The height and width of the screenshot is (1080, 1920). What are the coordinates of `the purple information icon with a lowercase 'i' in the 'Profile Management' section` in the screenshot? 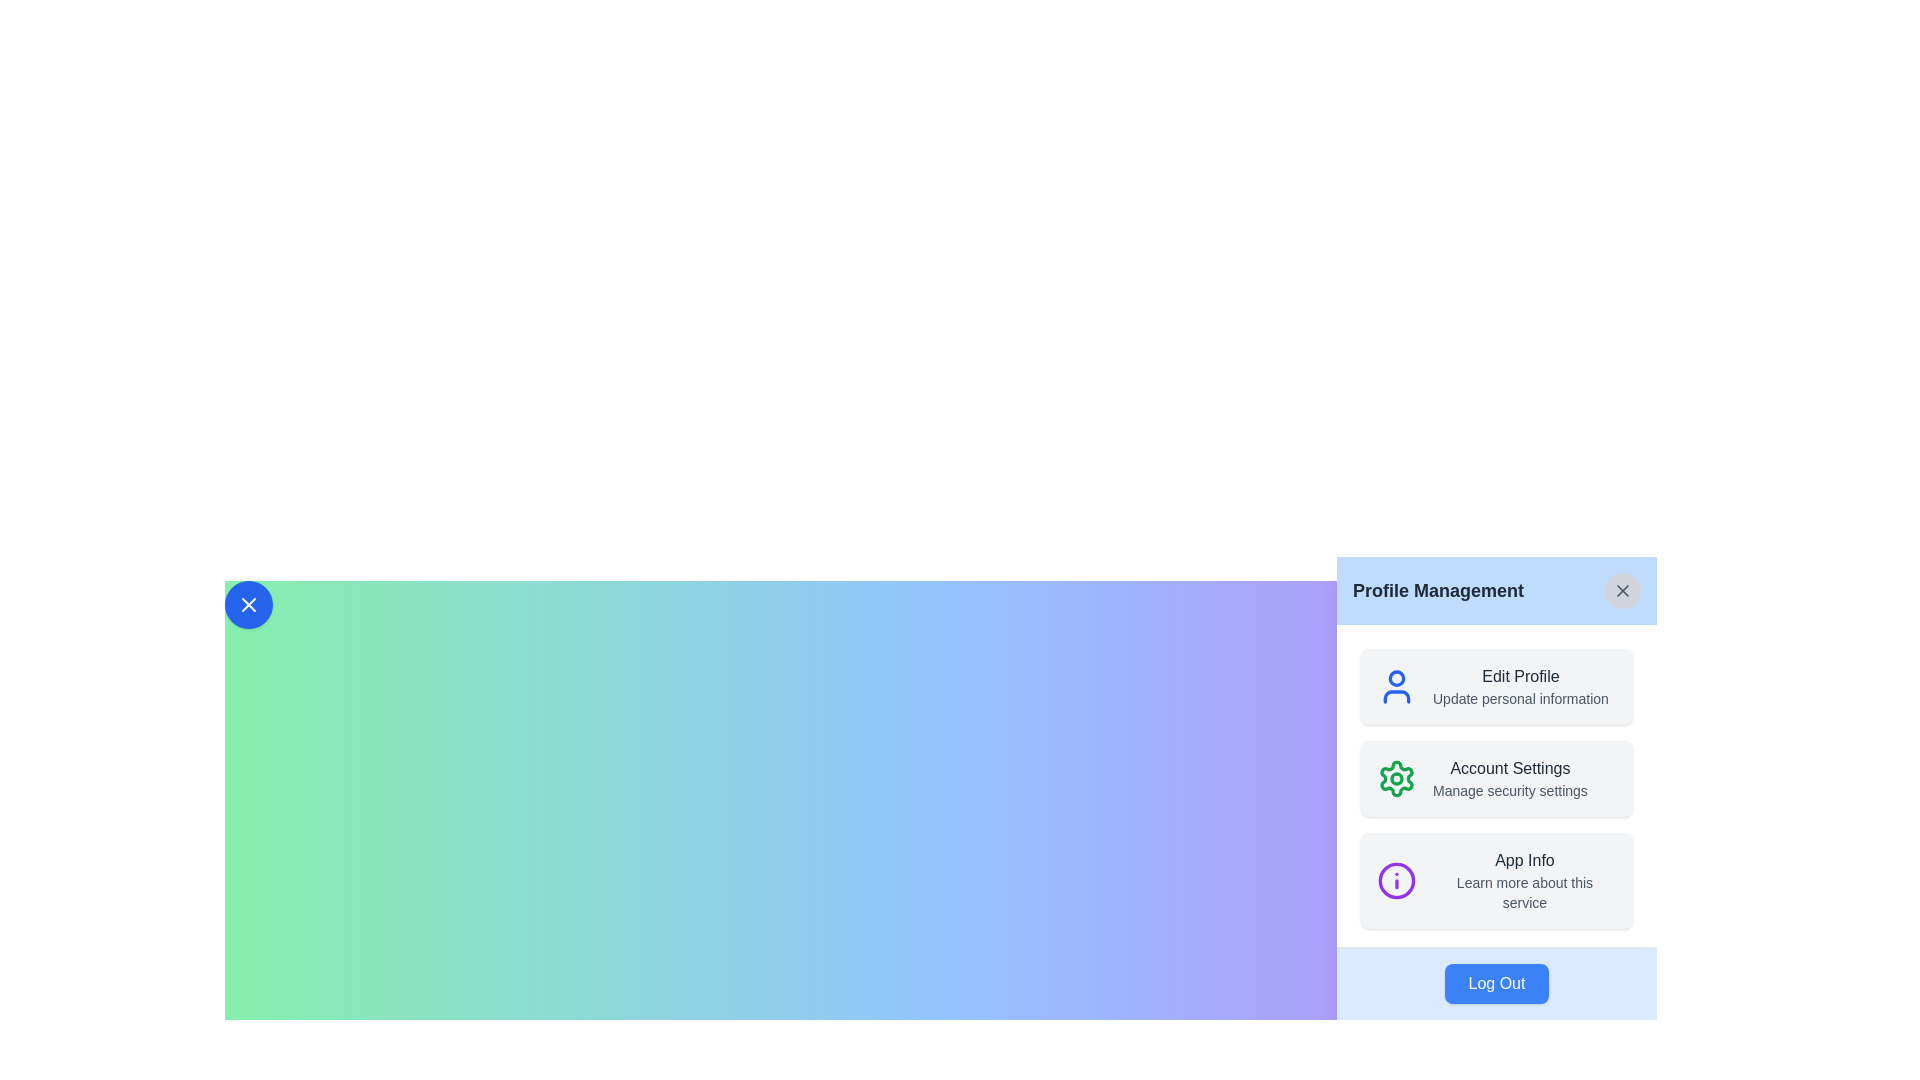 It's located at (1395, 879).